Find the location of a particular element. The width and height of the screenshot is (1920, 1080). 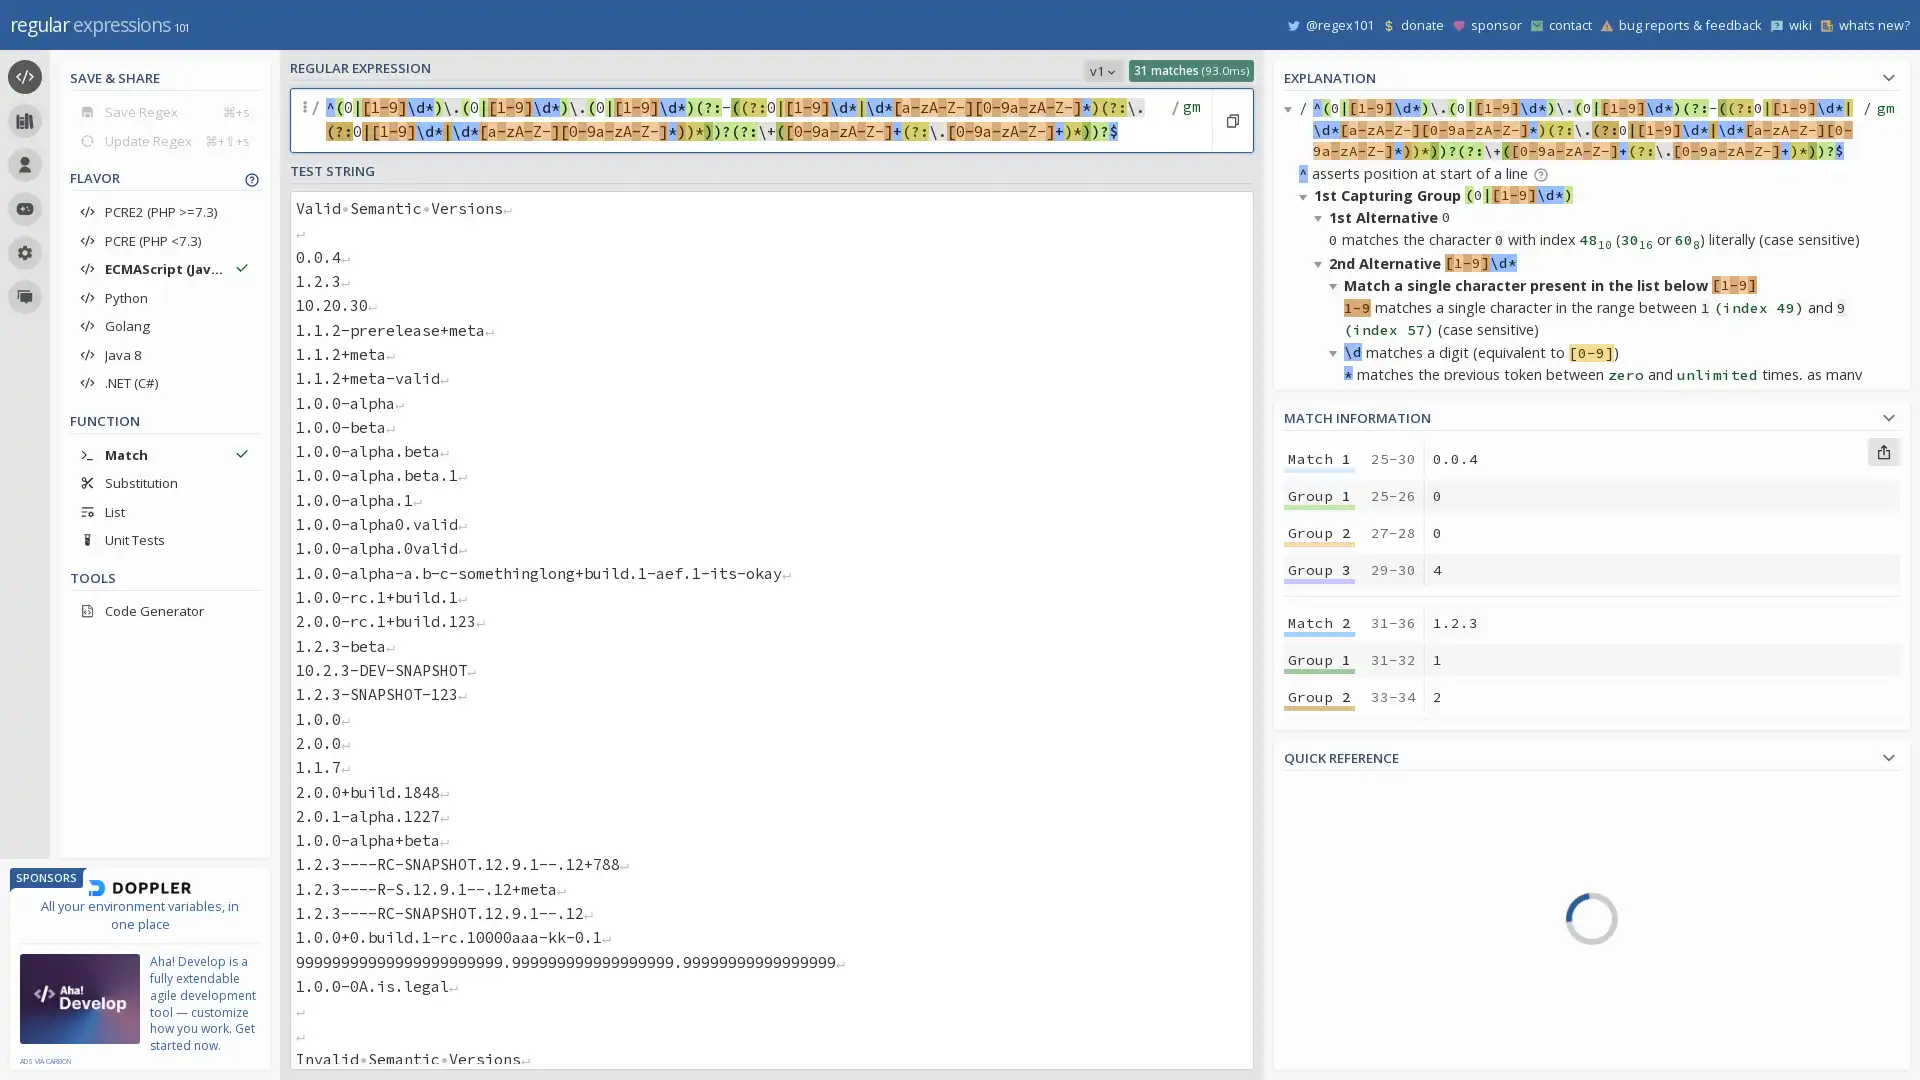

Character Classes is located at coordinates (1377, 1029).